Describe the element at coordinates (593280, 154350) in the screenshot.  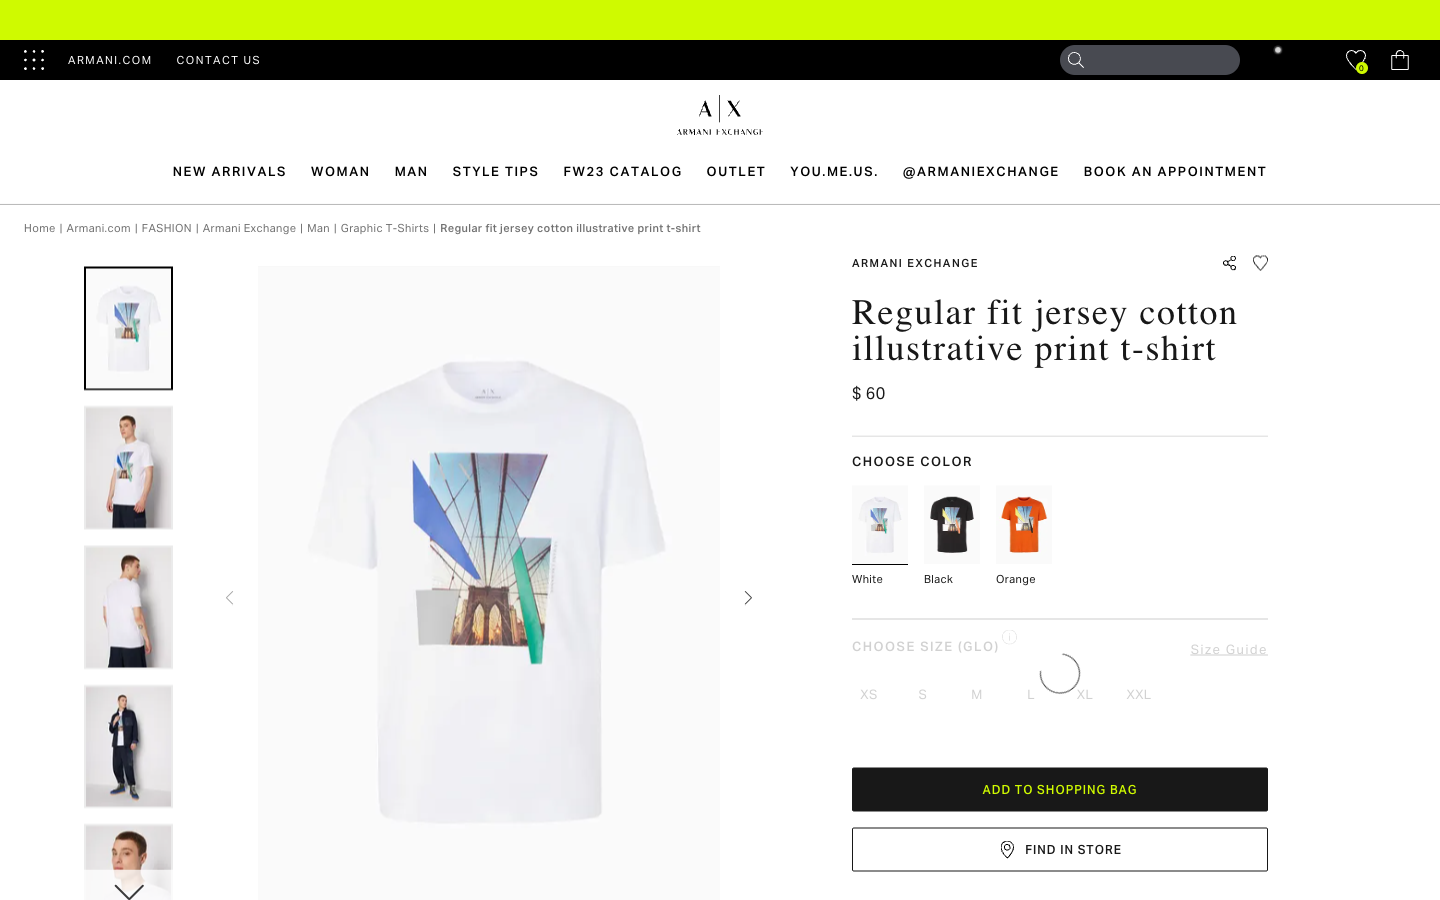
I see `the entire men"s clothing collection by moving the pointer to the men"s section, hitting tab twice and then making the selection` at that location.